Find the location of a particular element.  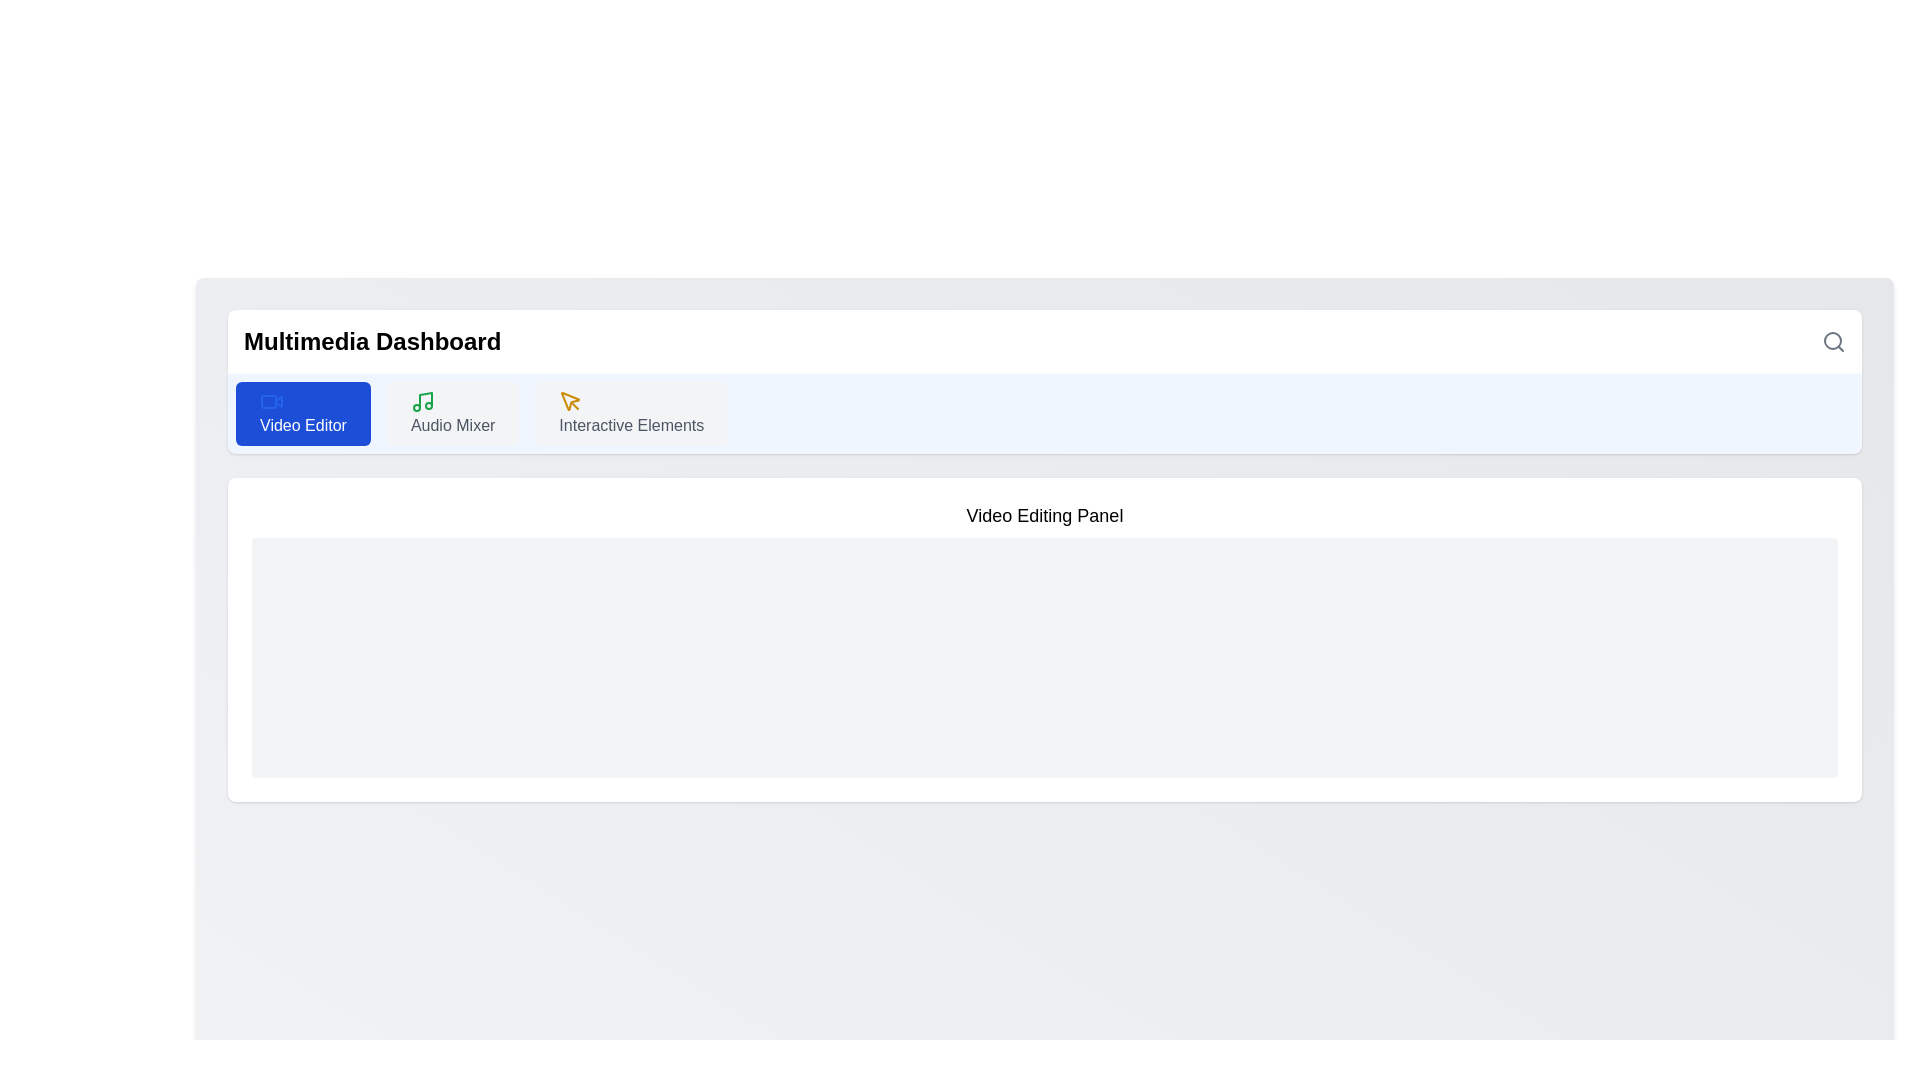

the yellow cursor icon within the 'Interactive Elements' tab of the top navigation is located at coordinates (569, 401).